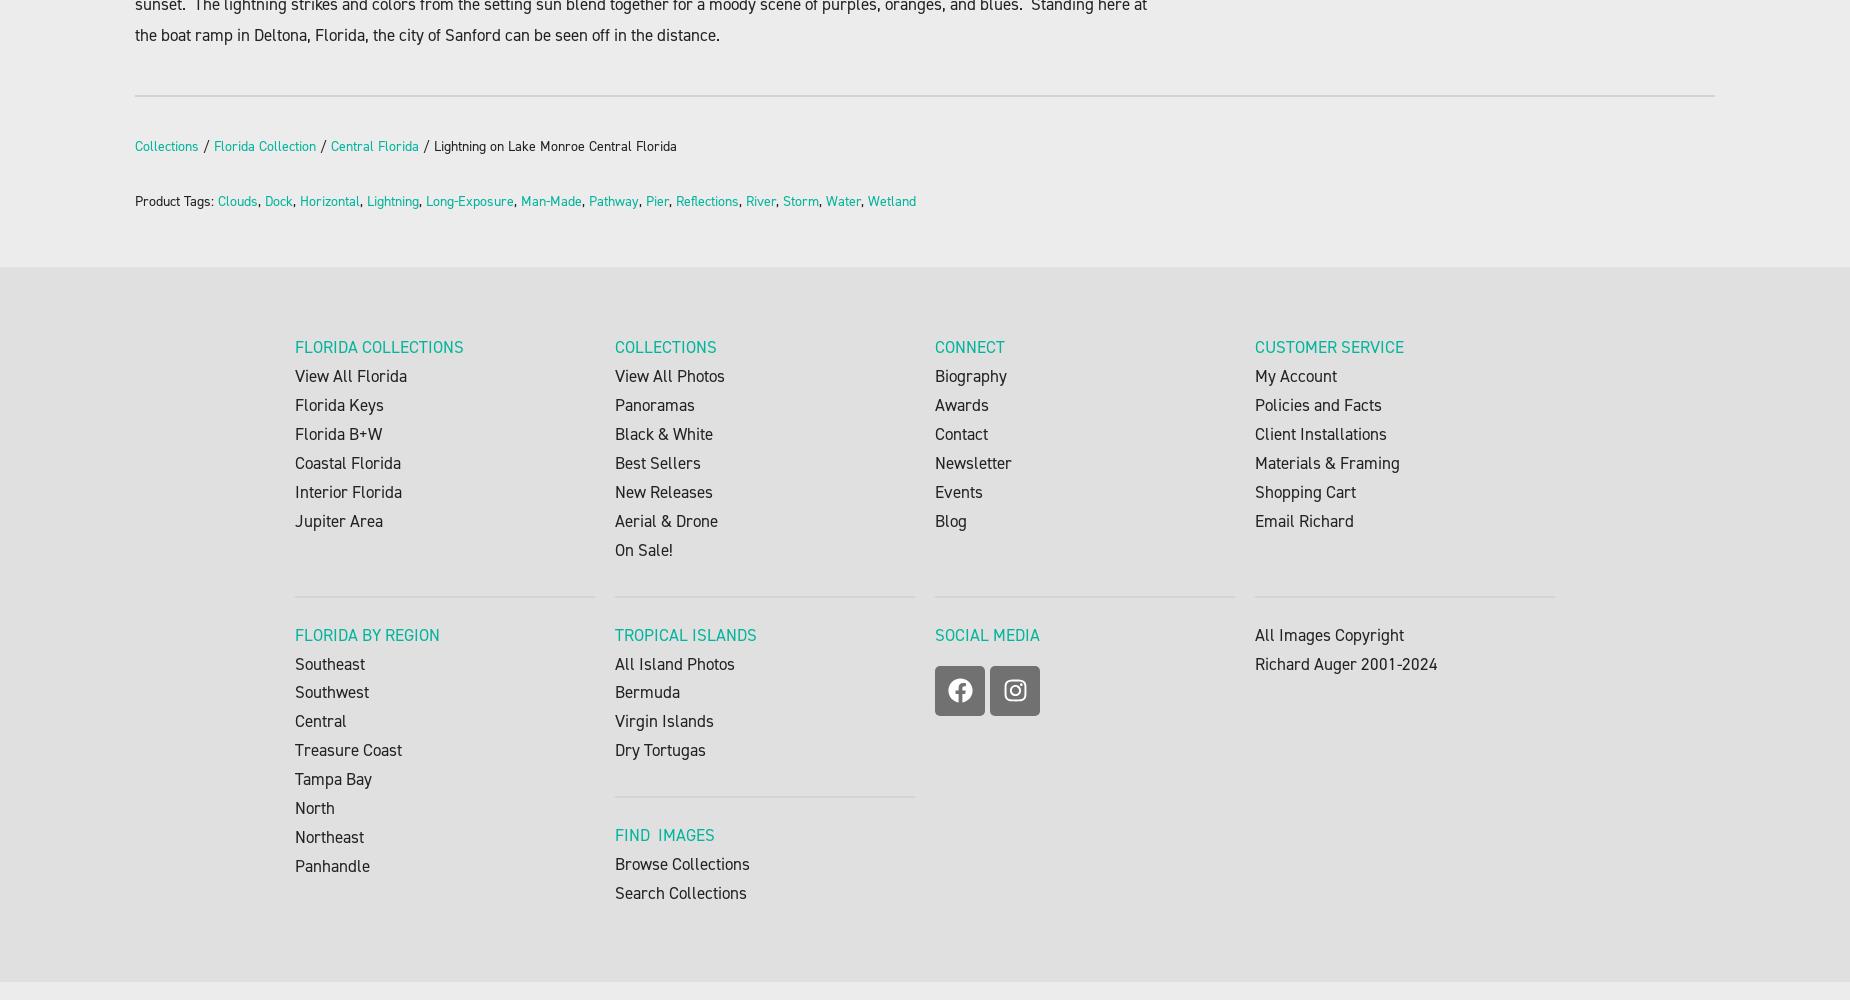  What do you see at coordinates (346, 462) in the screenshot?
I see `'Coastal Florida'` at bounding box center [346, 462].